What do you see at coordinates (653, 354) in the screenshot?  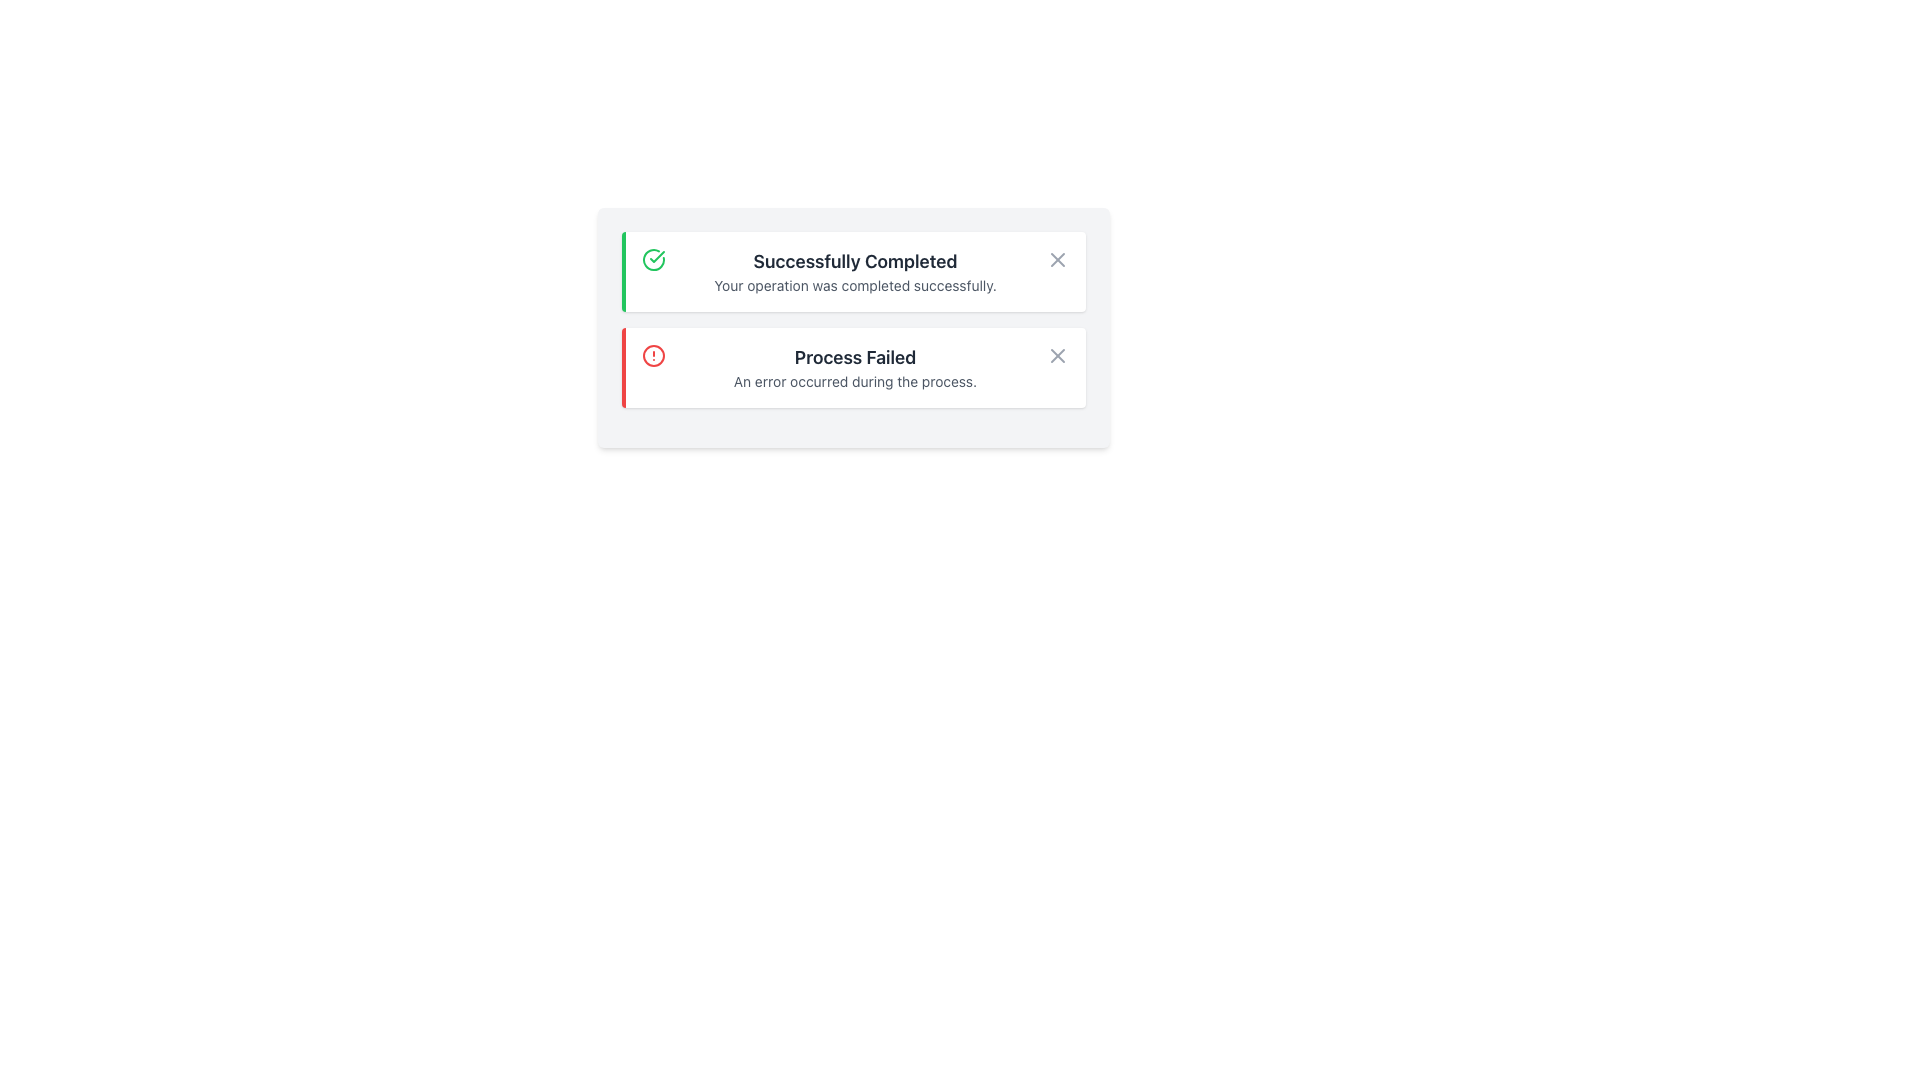 I see `the red circular alert icon within the 'Process Failed' label, which is the second item in the vertical list` at bounding box center [653, 354].